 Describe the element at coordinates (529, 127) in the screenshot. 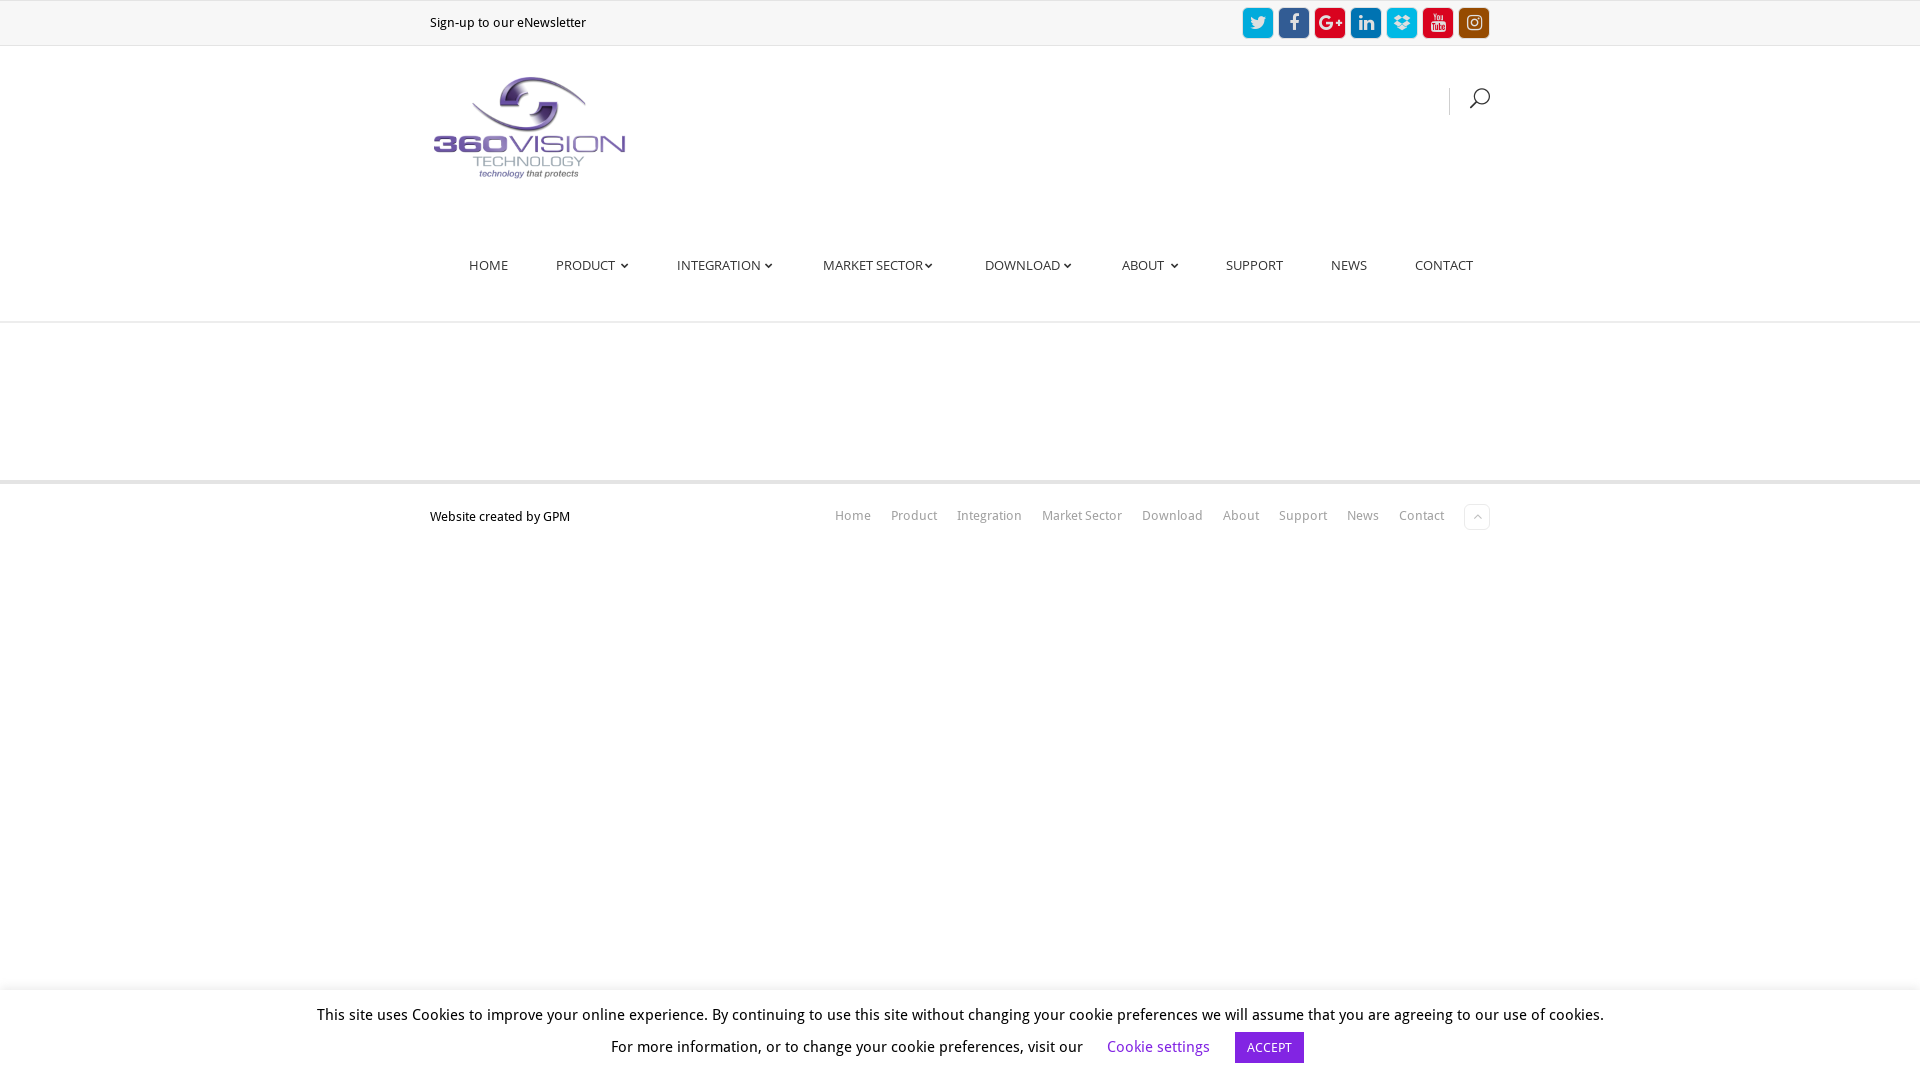

I see `'technology that protects'` at that location.